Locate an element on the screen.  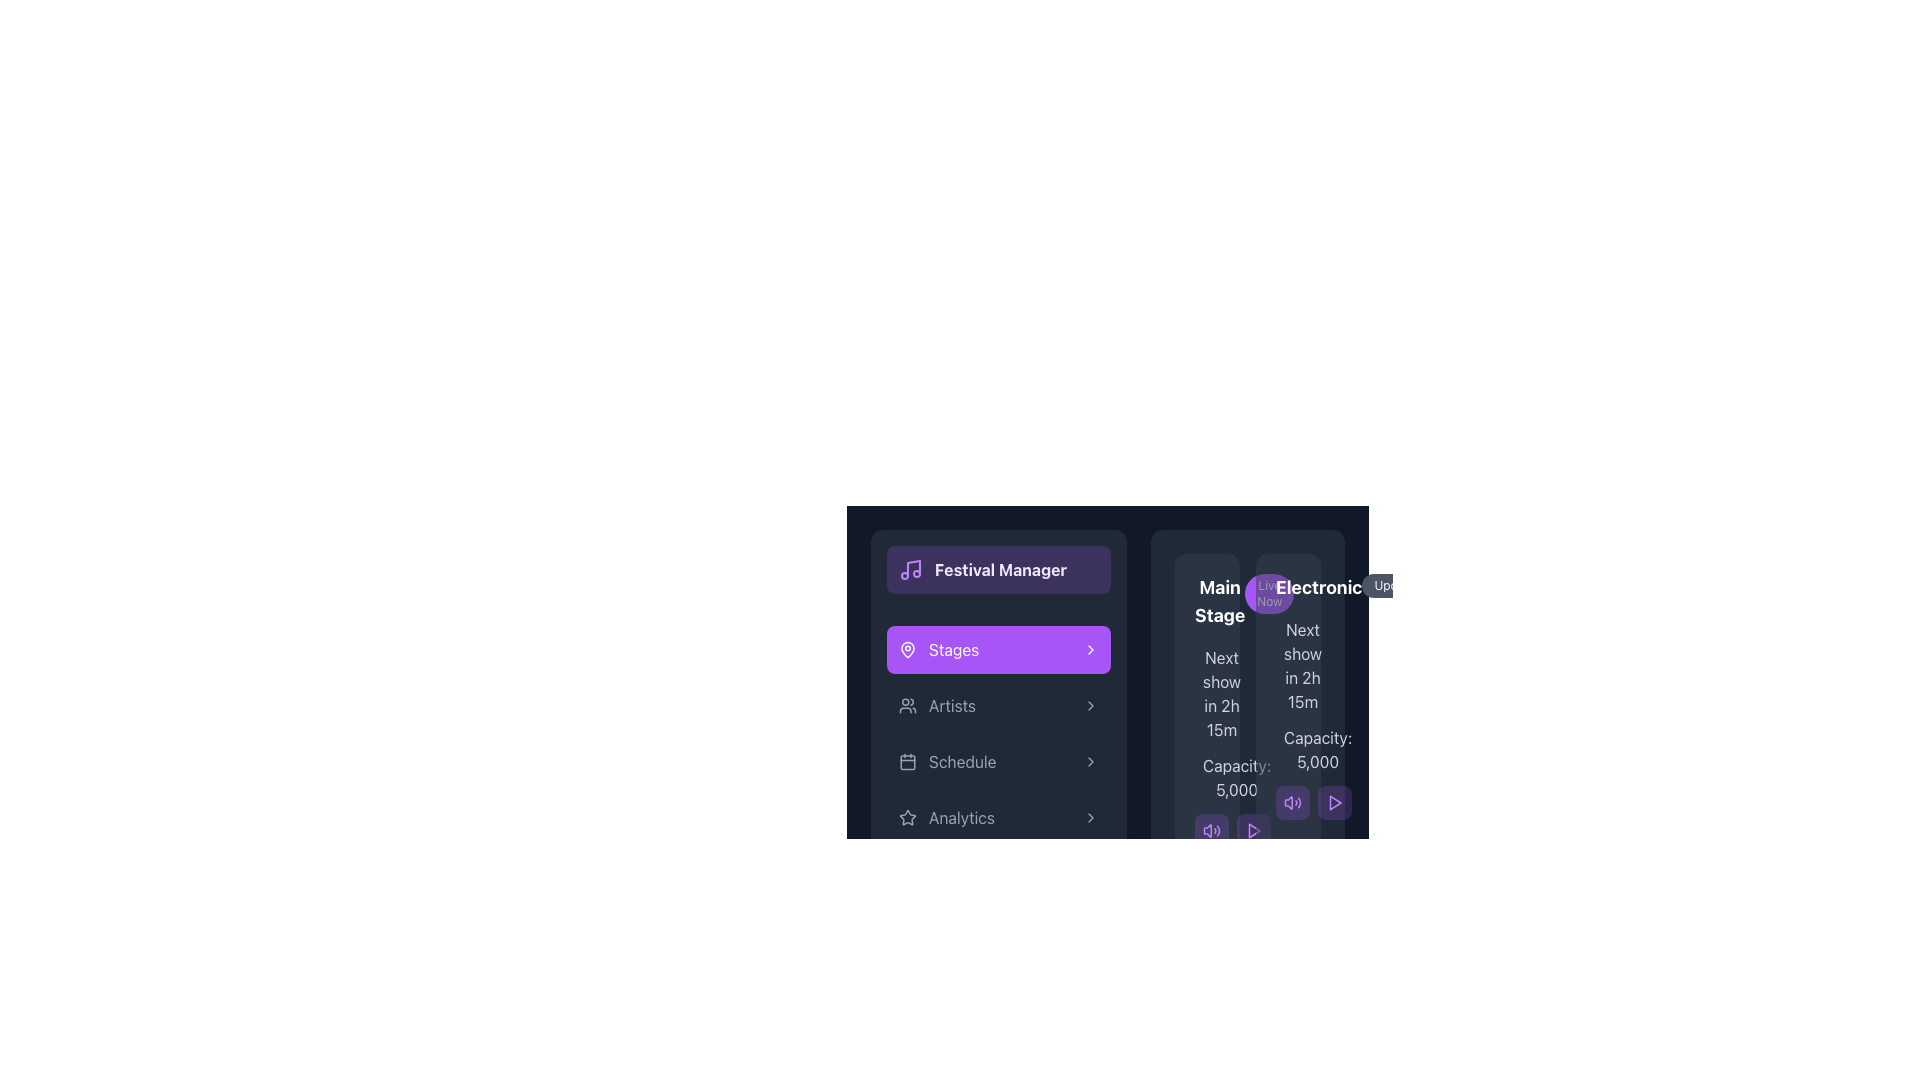
the chevron icon located to the far right of the 'Stages' button is located at coordinates (1089, 650).